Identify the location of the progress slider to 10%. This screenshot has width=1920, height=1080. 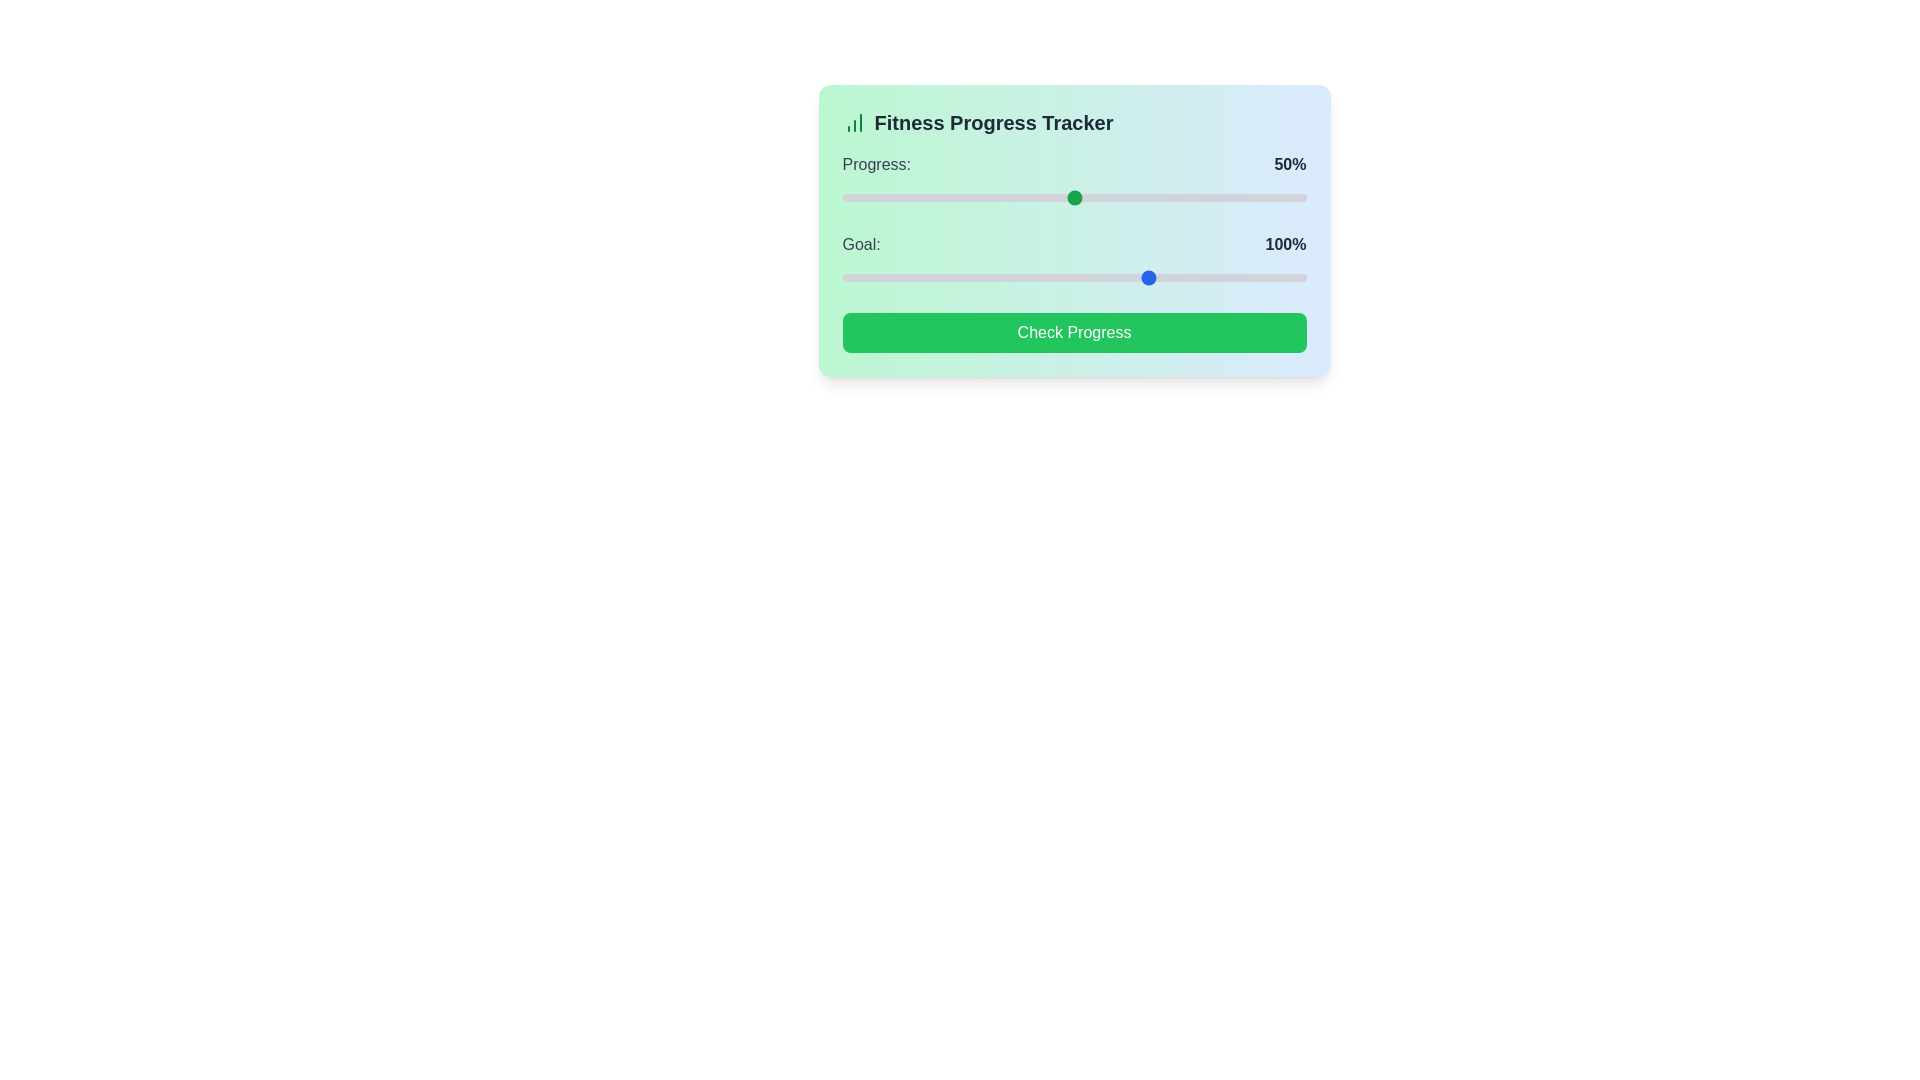
(887, 197).